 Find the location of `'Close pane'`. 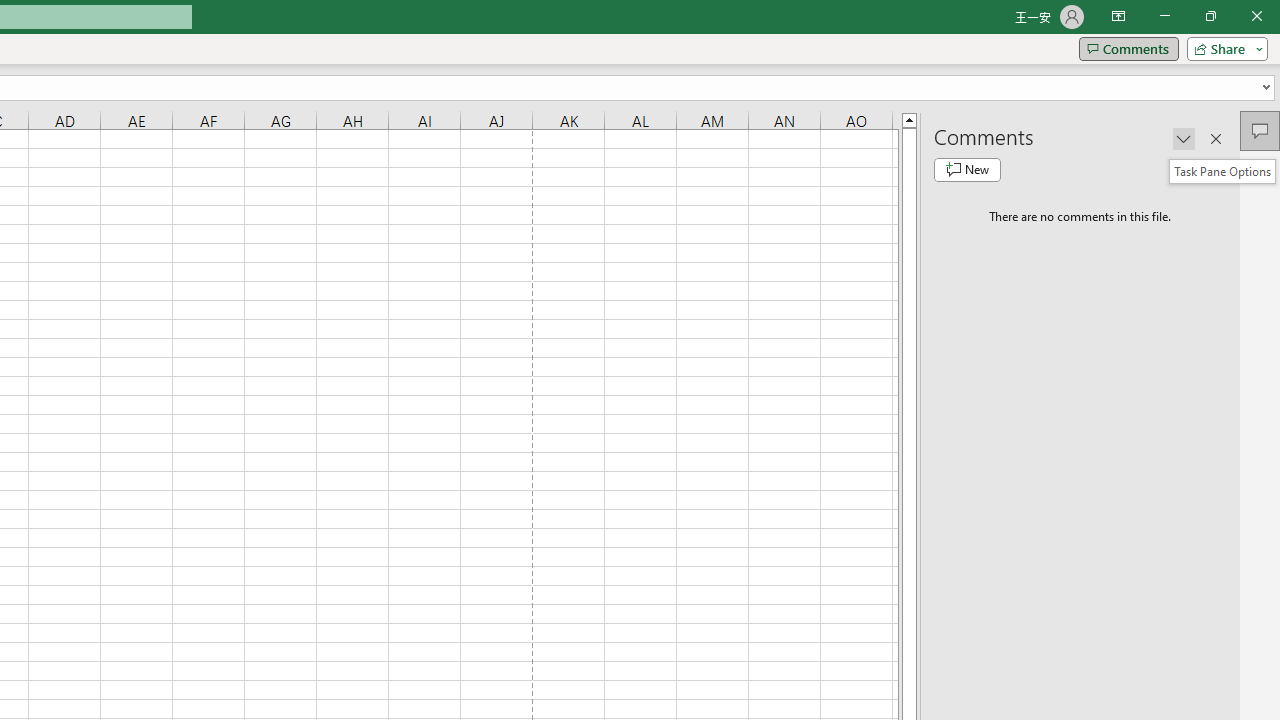

'Close pane' is located at coordinates (1215, 137).